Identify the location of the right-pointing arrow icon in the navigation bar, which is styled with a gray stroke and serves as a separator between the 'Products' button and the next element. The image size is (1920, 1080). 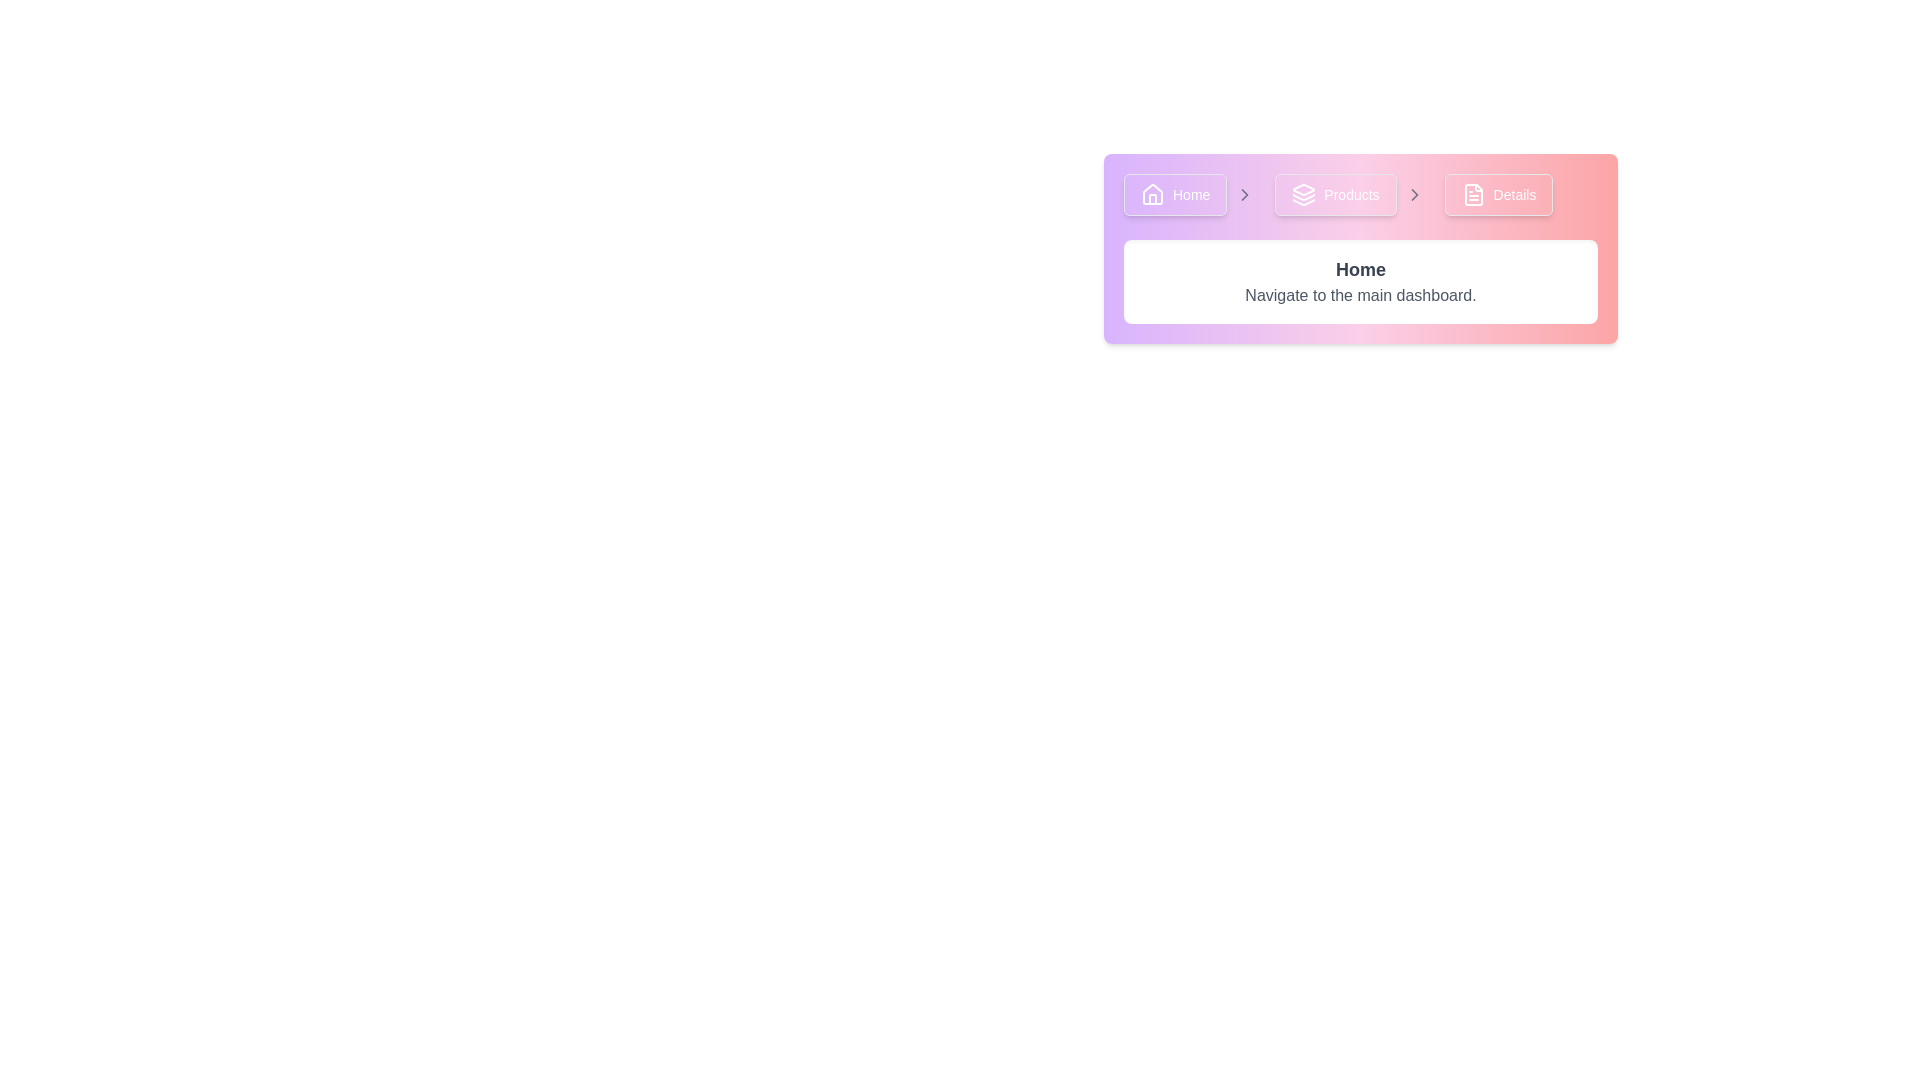
(1244, 195).